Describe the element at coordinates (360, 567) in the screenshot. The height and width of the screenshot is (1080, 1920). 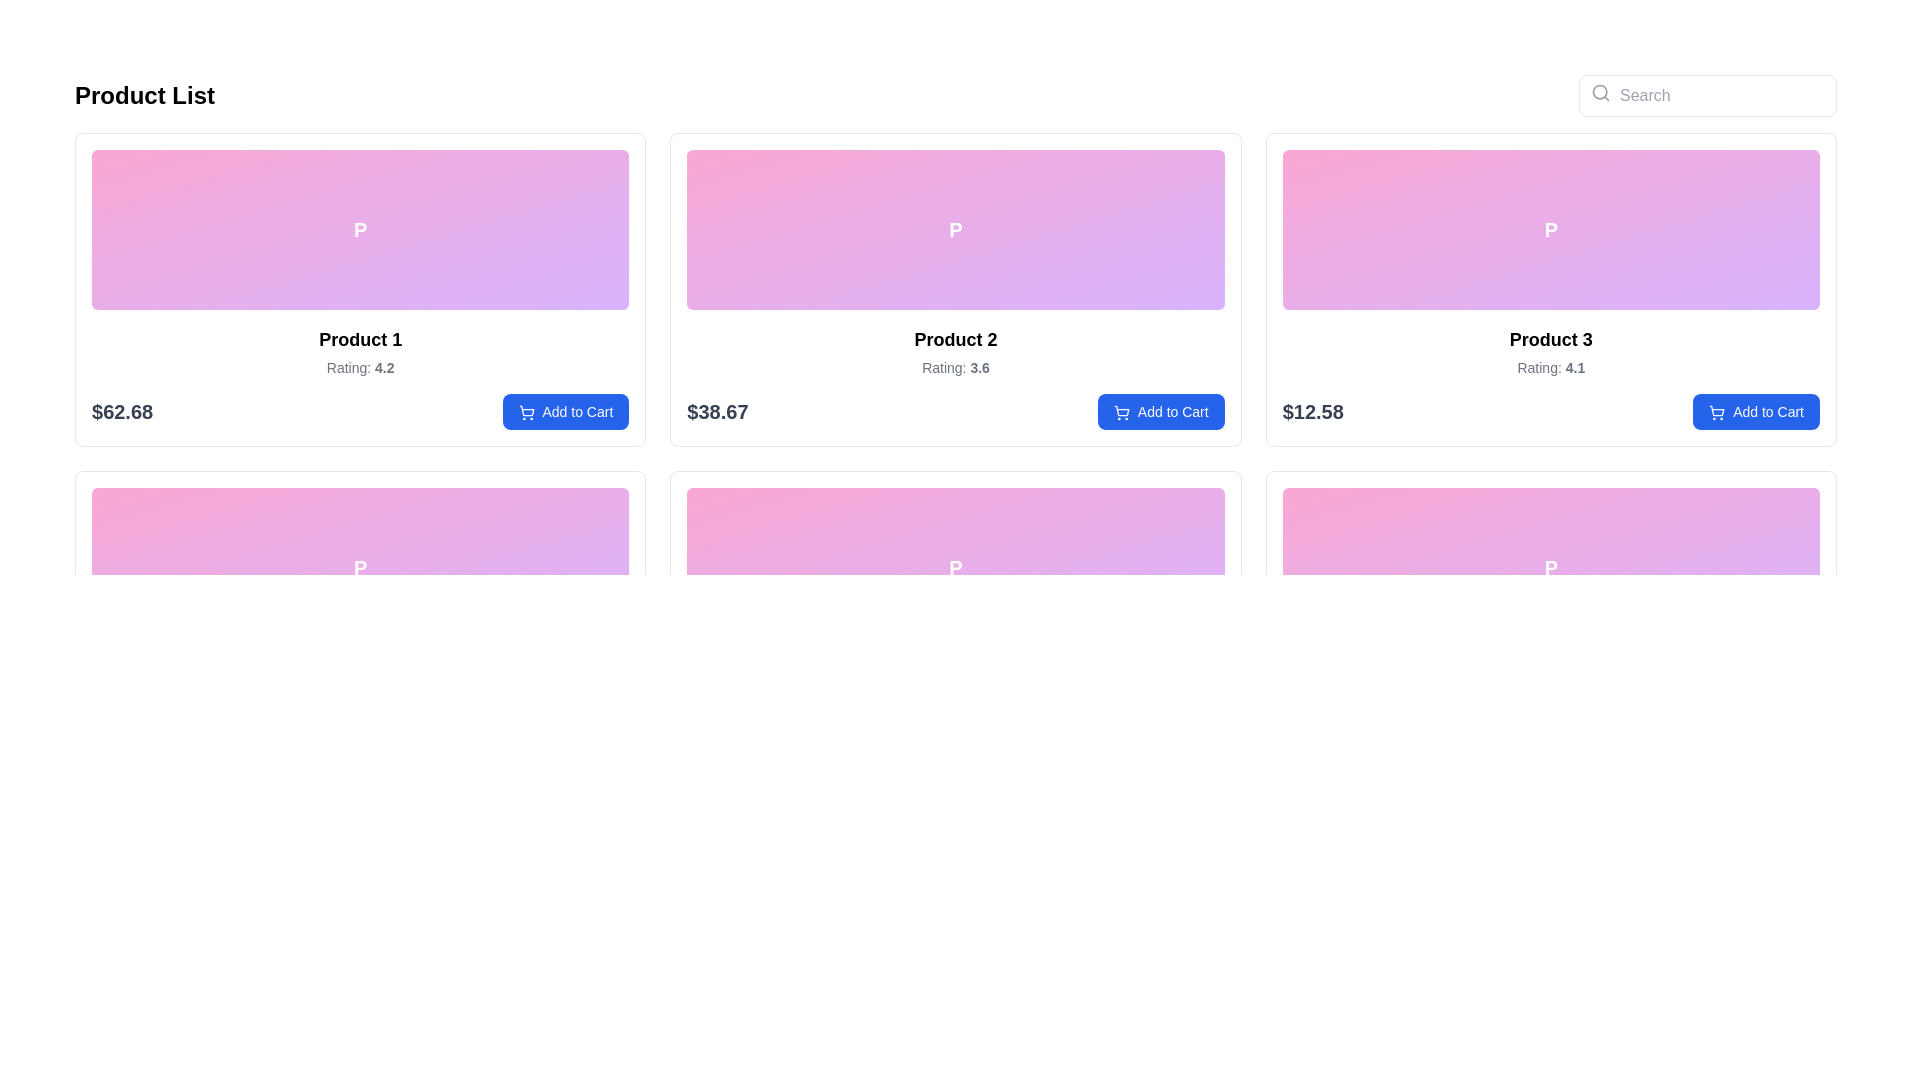
I see `the rectangular panel with a gradient background transitioning from pink to purple, featuring a centered white bold letter 'P', which is located in the upper section of the 'Product 4' card` at that location.